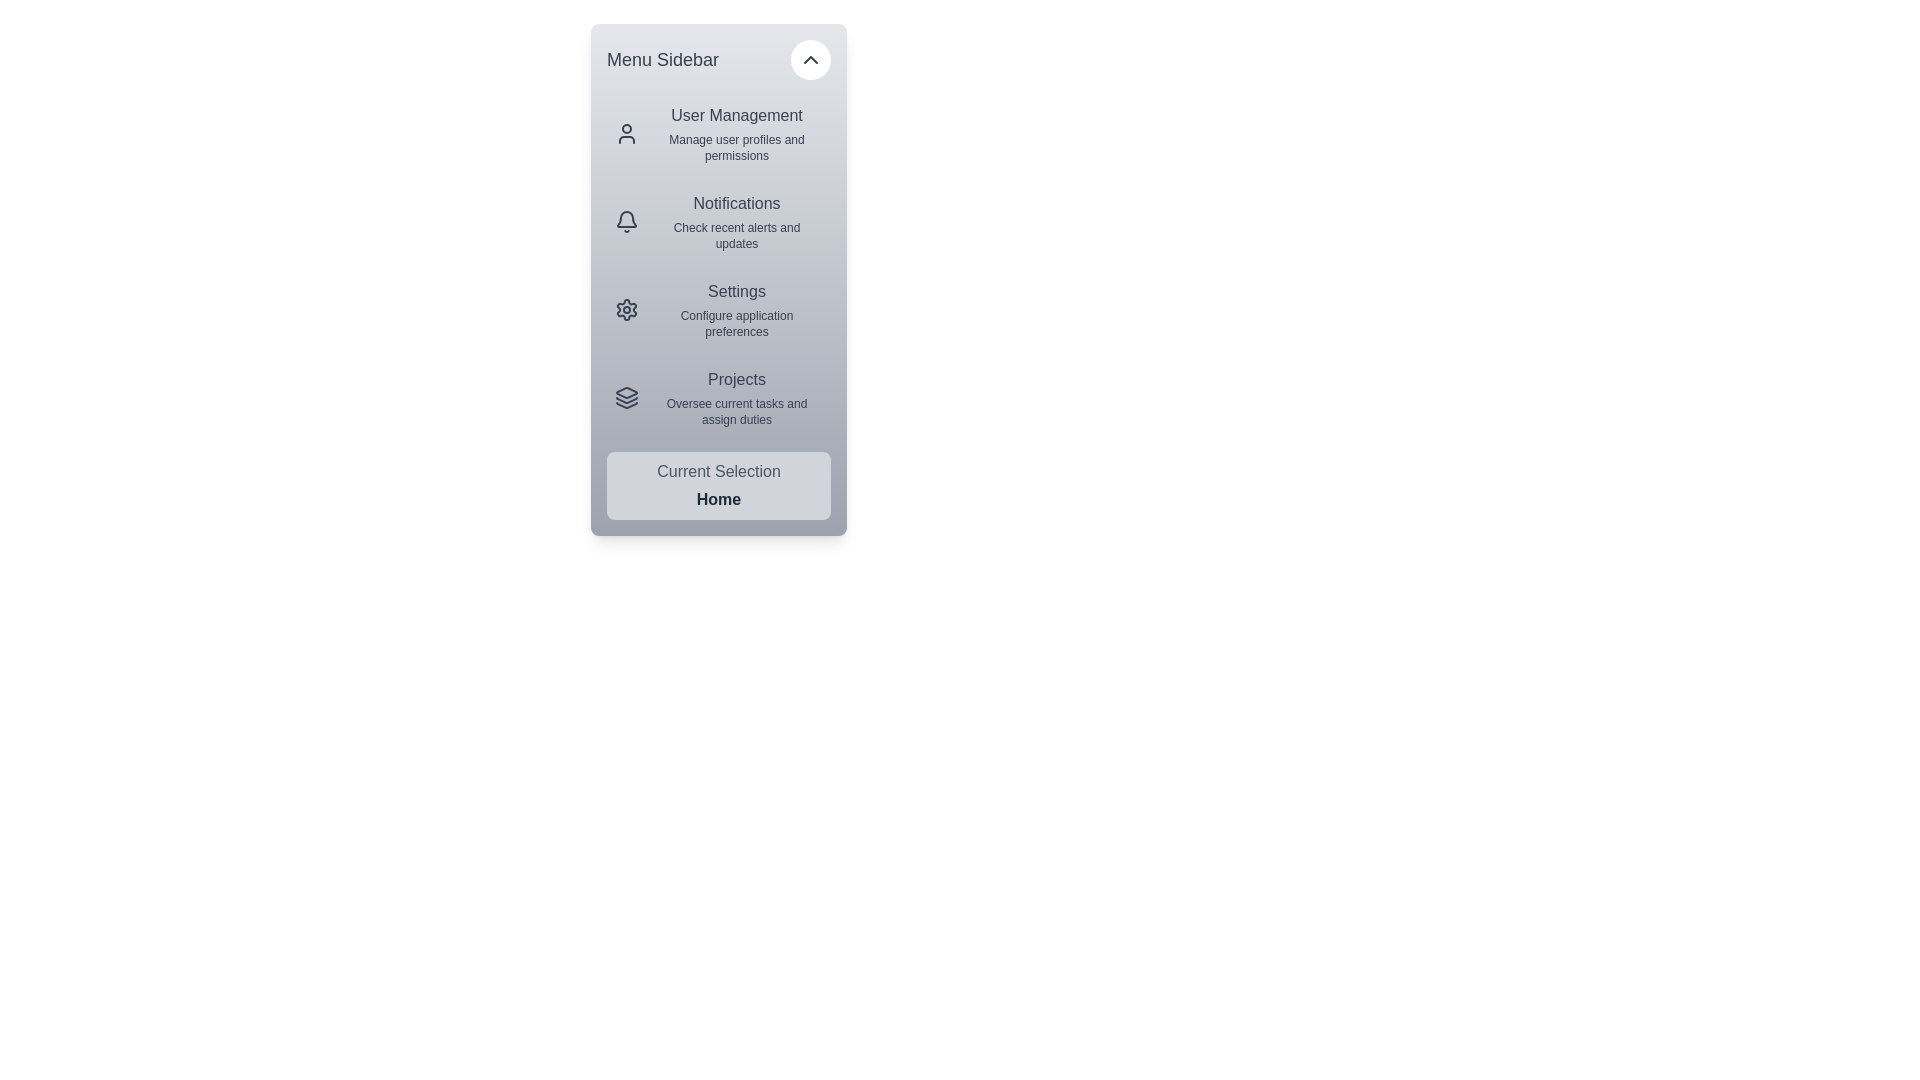 This screenshot has width=1920, height=1080. Describe the element at coordinates (736, 380) in the screenshot. I see `the 'Projects' section header located` at that location.